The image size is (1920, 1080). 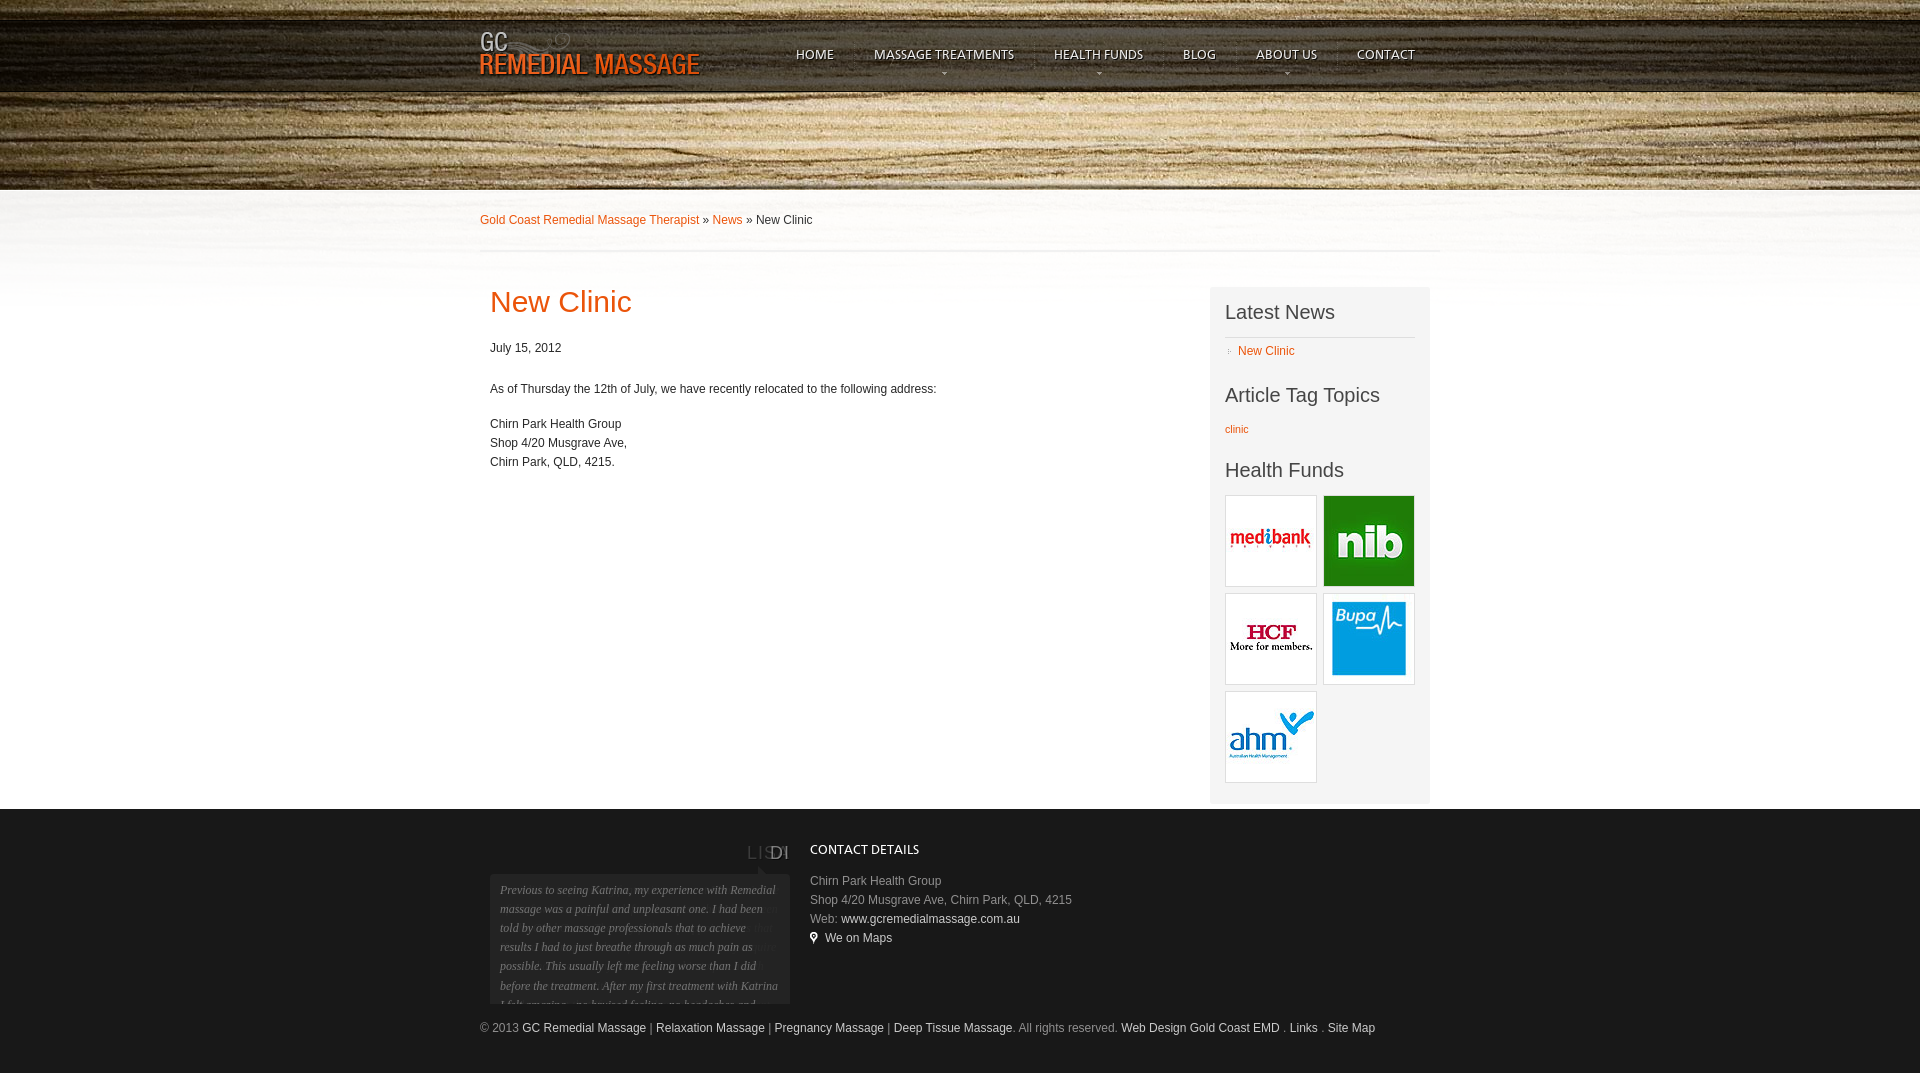 What do you see at coordinates (840, 918) in the screenshot?
I see `'www.gcremedialmassage.com.au'` at bounding box center [840, 918].